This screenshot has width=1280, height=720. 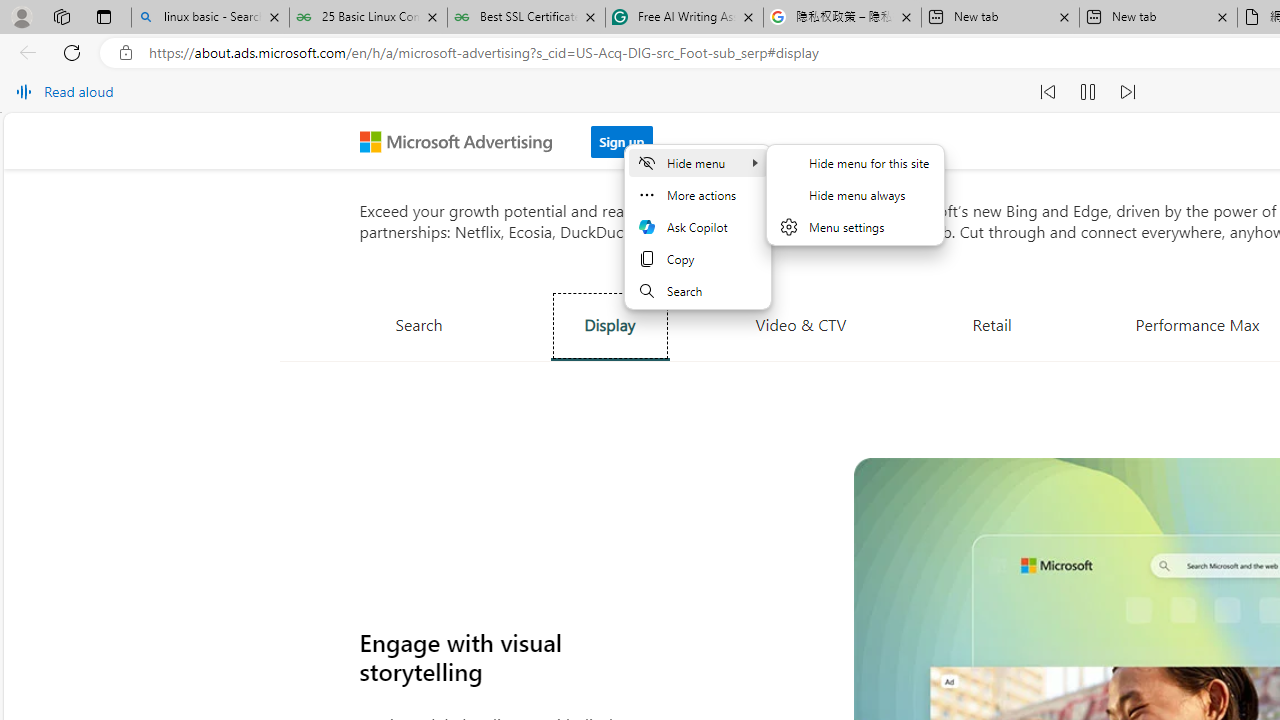 What do you see at coordinates (1047, 92) in the screenshot?
I see `'Read previous paragraph'` at bounding box center [1047, 92].